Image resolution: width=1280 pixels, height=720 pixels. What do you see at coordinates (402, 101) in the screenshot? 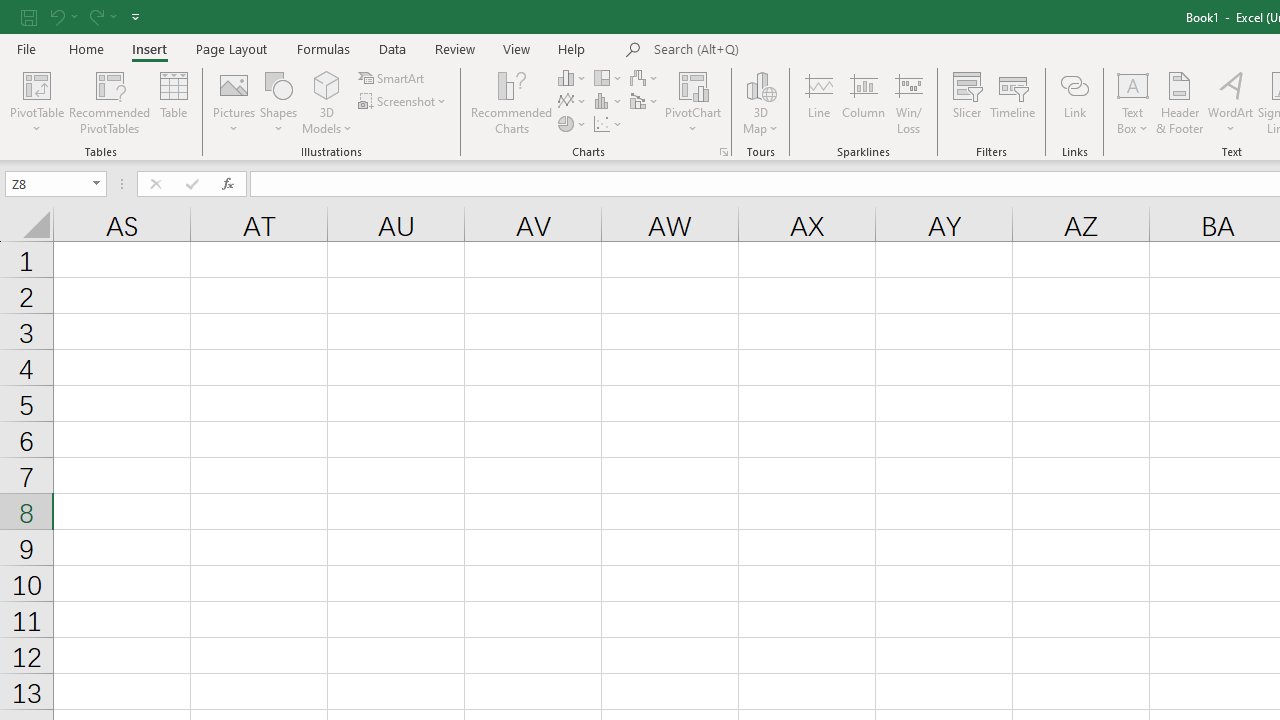
I see `'Screenshot'` at bounding box center [402, 101].